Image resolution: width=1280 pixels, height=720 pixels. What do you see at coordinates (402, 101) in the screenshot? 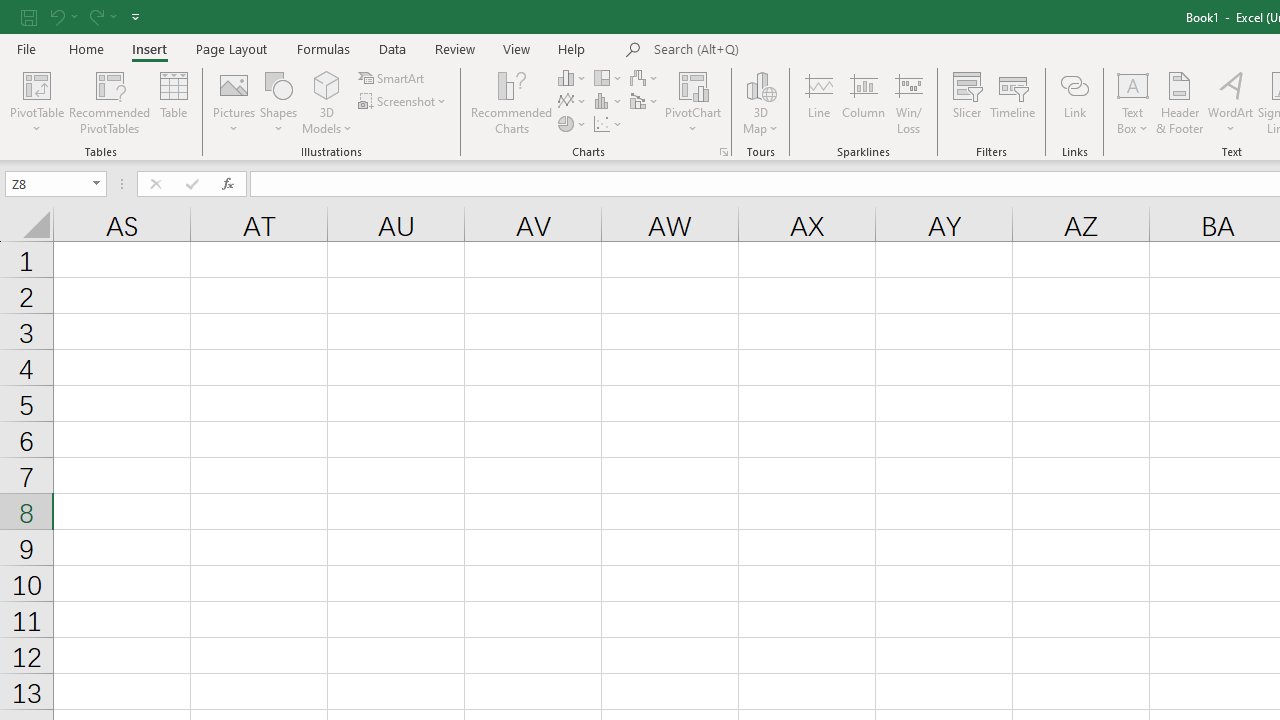
I see `'Screenshot'` at bounding box center [402, 101].